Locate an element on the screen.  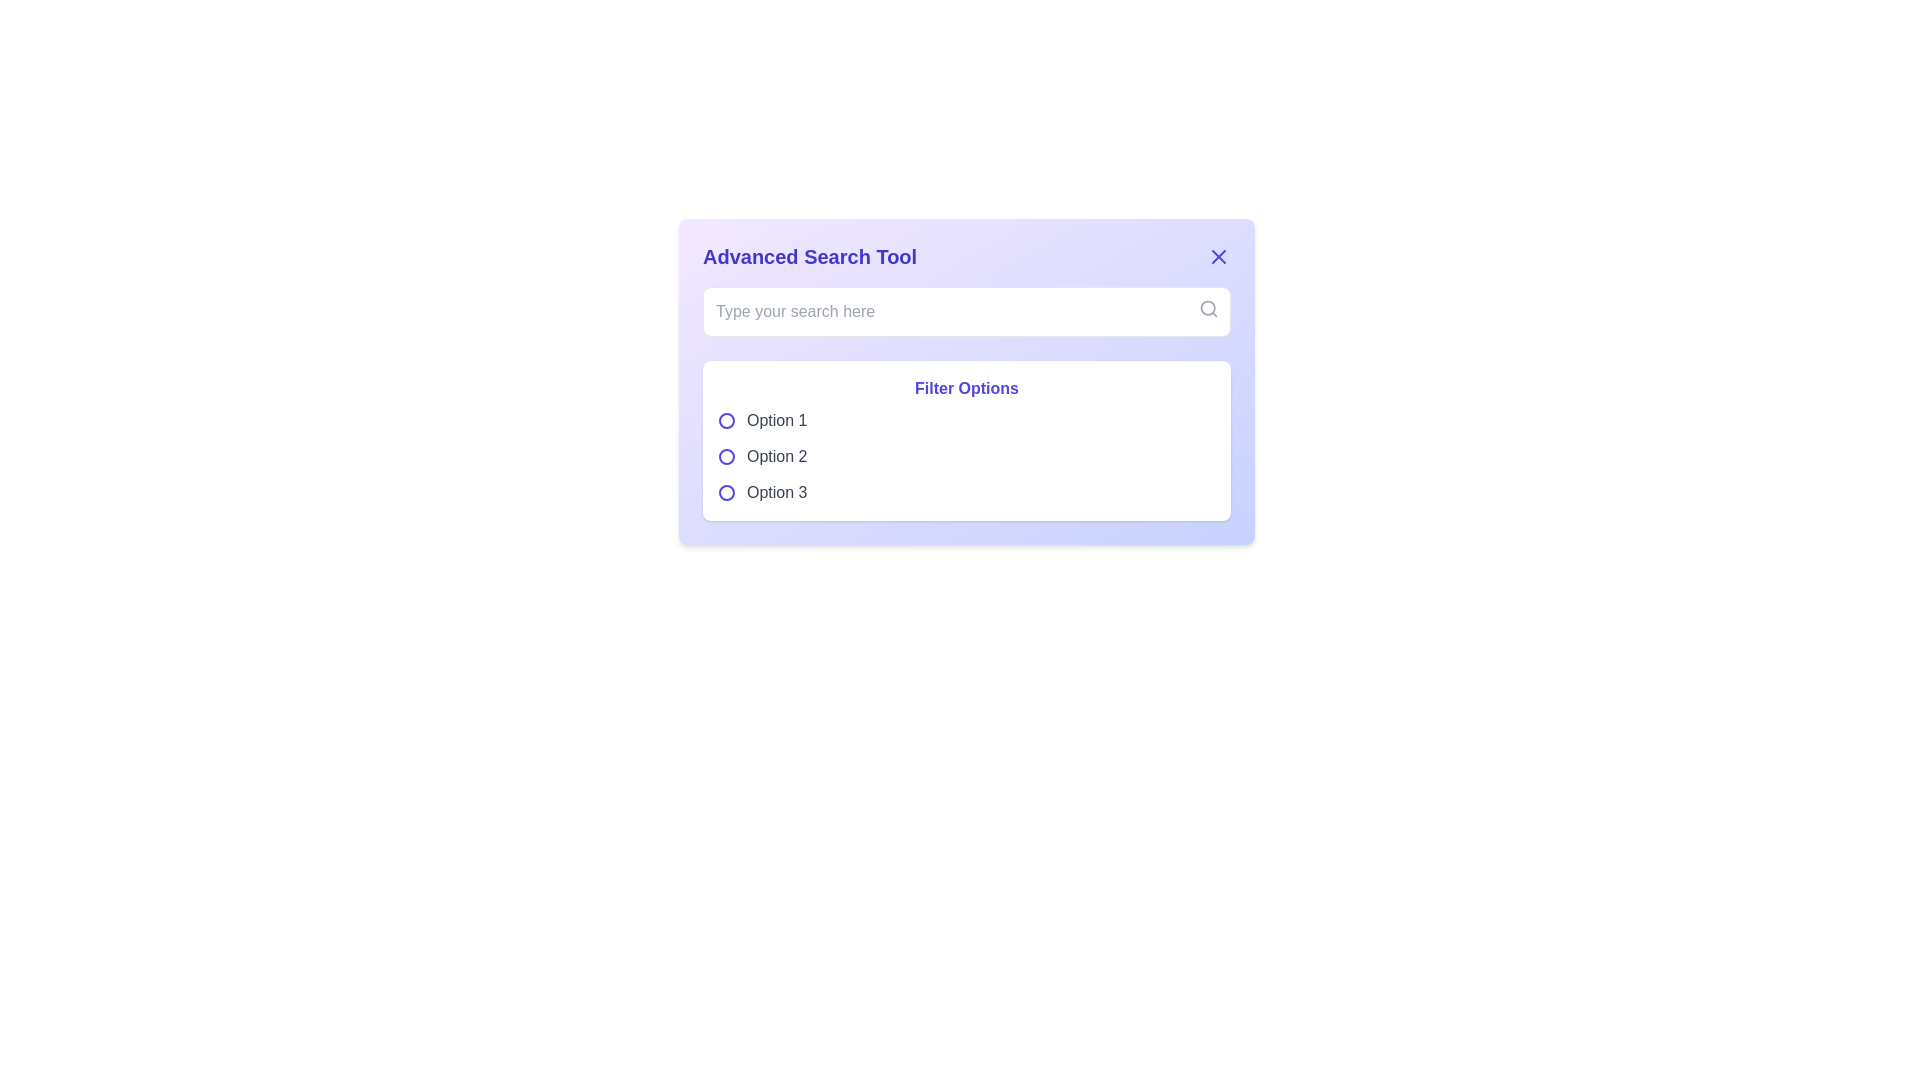
to select the radio button located next to the text 'Option 1' in the 'Filter Options' list is located at coordinates (725, 419).